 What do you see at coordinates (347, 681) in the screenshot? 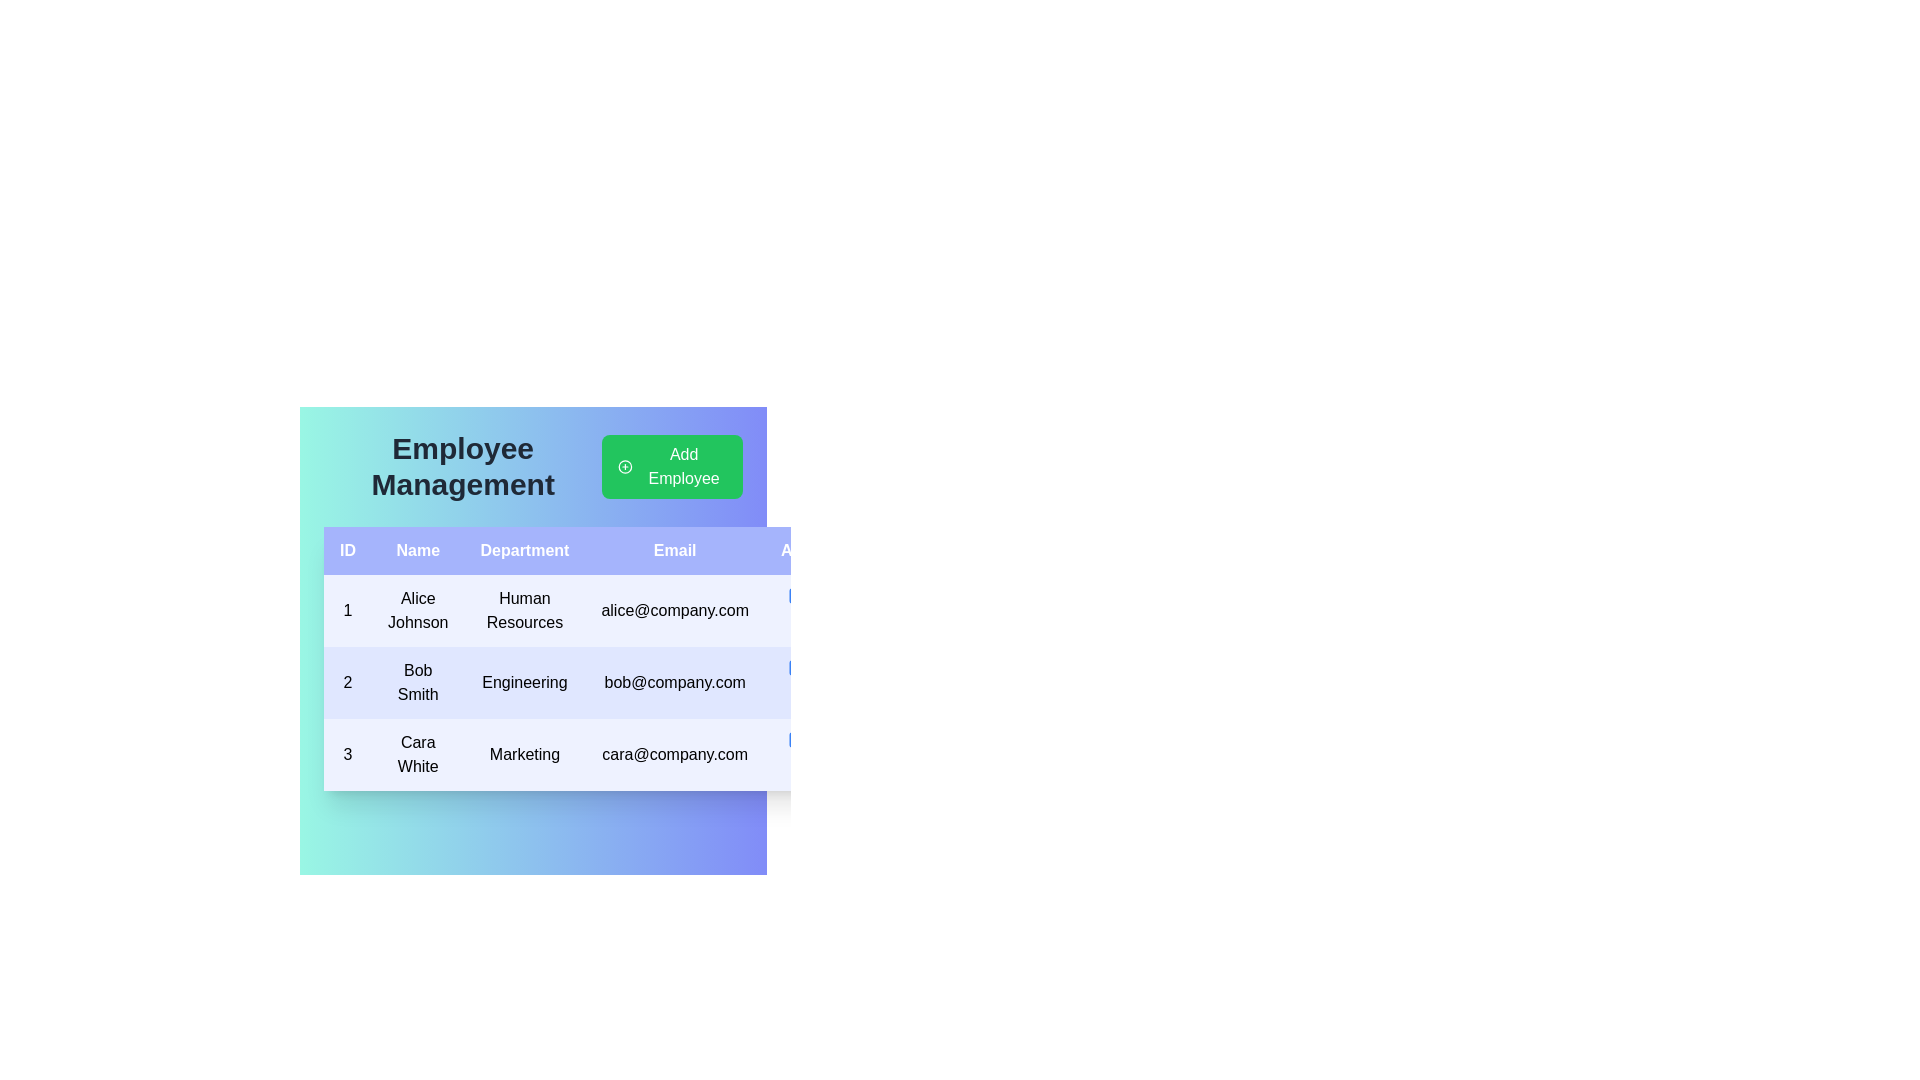
I see `number displayed in the first column of the row representing Bob Smith's data in the table` at bounding box center [347, 681].